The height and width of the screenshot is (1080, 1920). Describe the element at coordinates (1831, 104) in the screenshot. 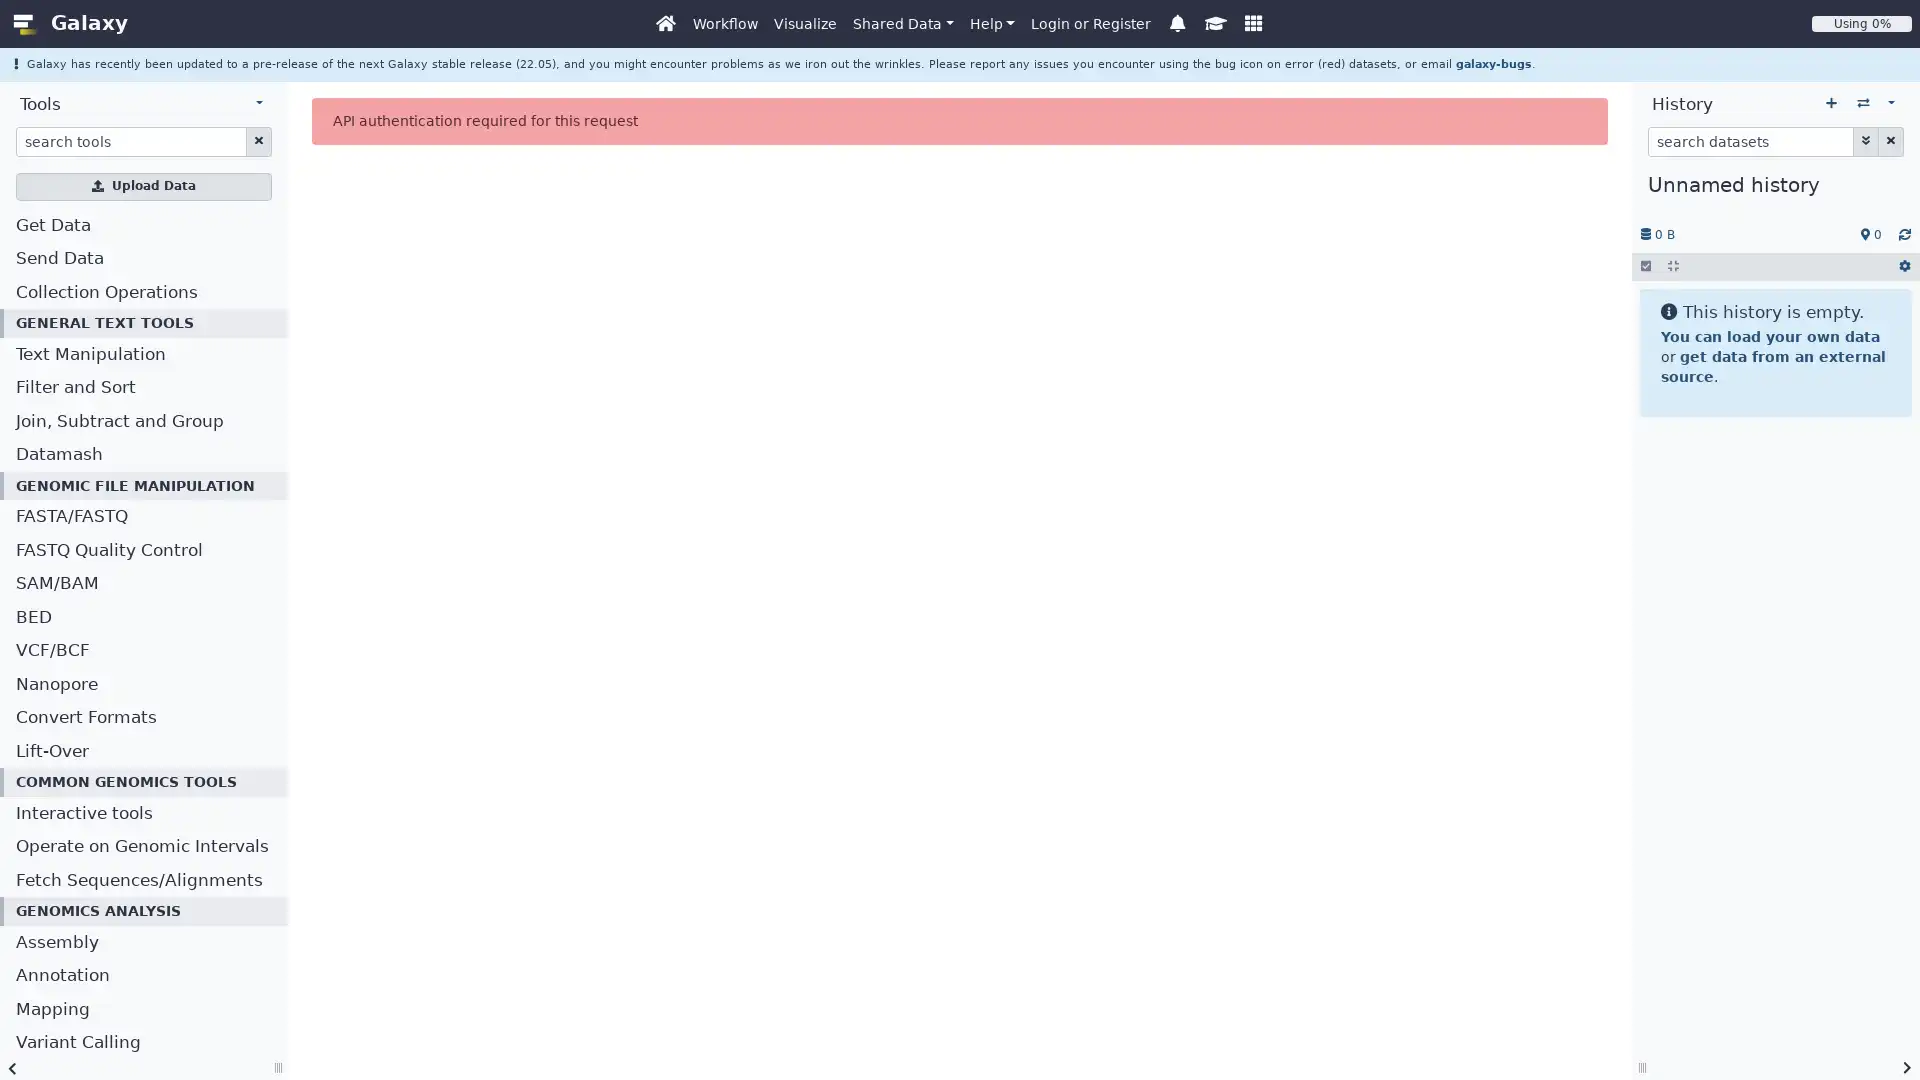

I see `Create new history` at that location.